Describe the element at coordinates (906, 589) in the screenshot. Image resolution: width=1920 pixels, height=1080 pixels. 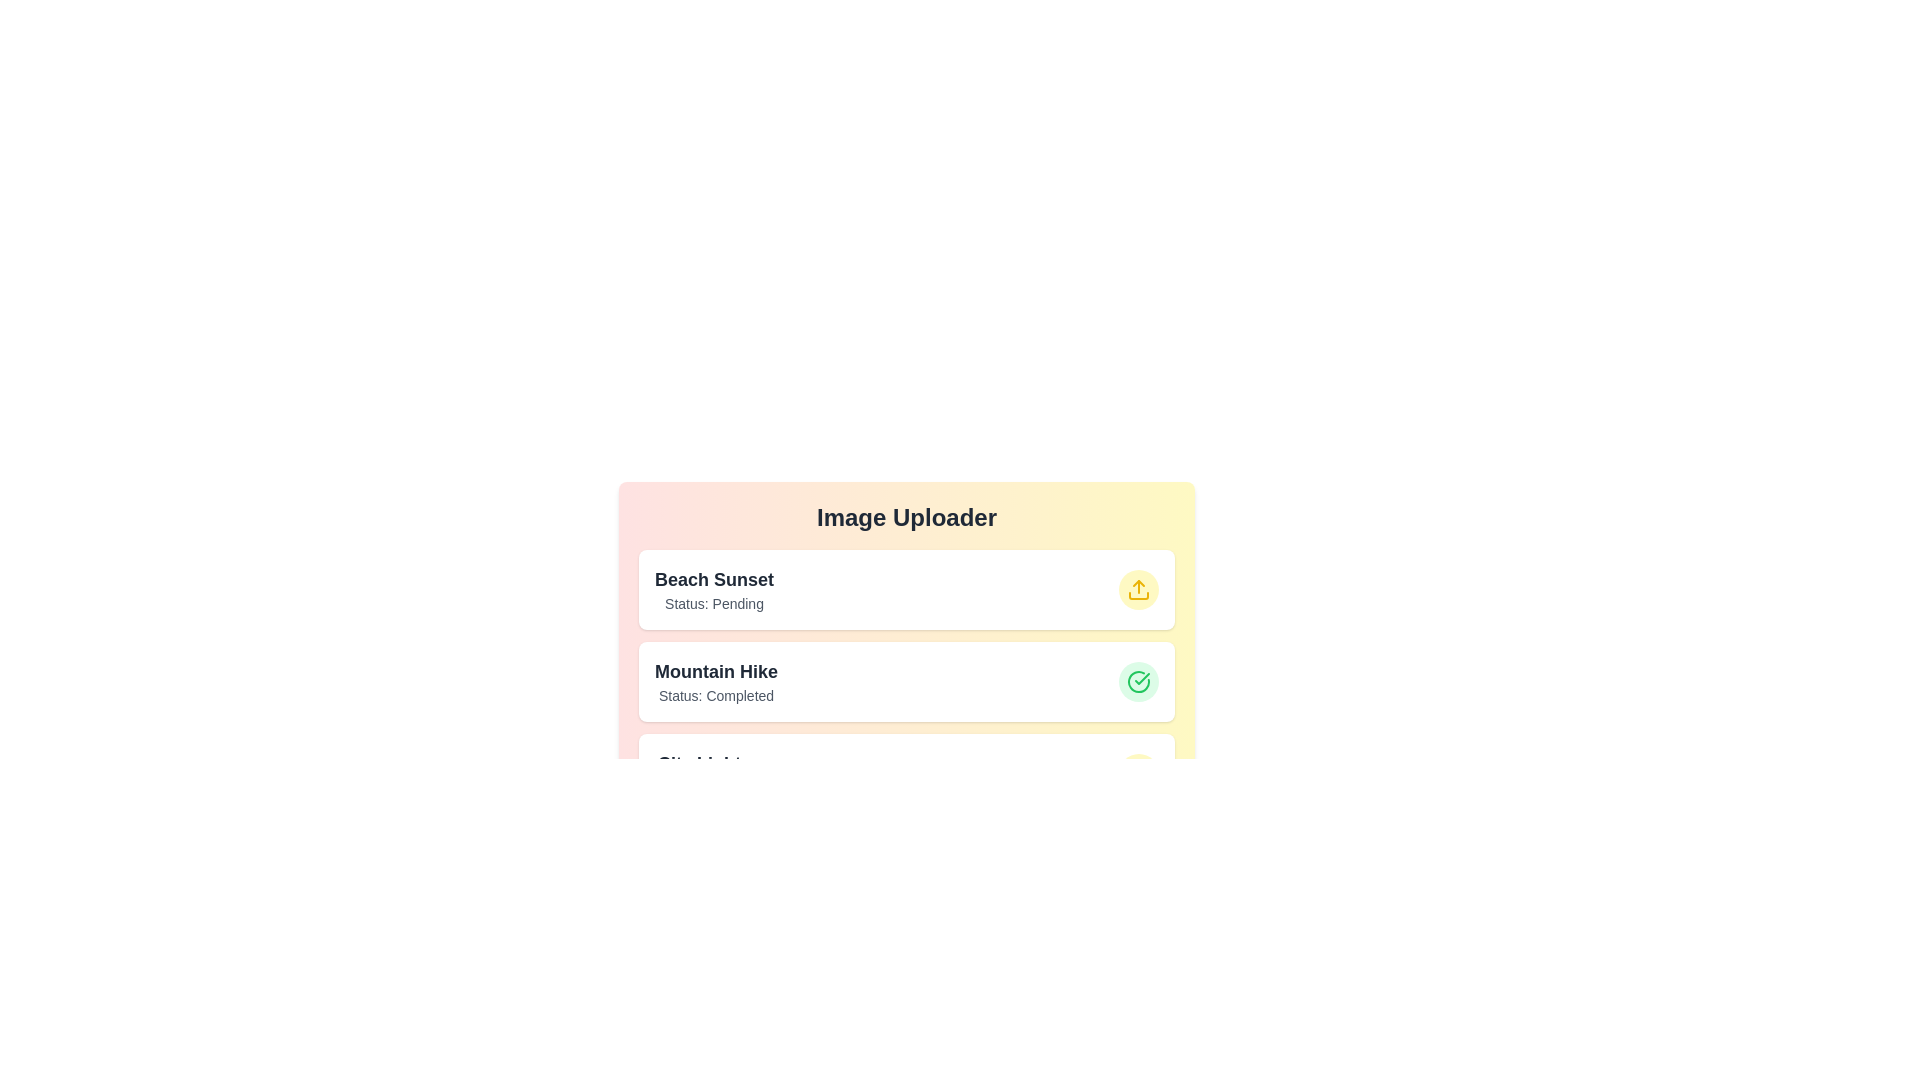
I see `the image item corresponding to Beach Sunset to view its details` at that location.